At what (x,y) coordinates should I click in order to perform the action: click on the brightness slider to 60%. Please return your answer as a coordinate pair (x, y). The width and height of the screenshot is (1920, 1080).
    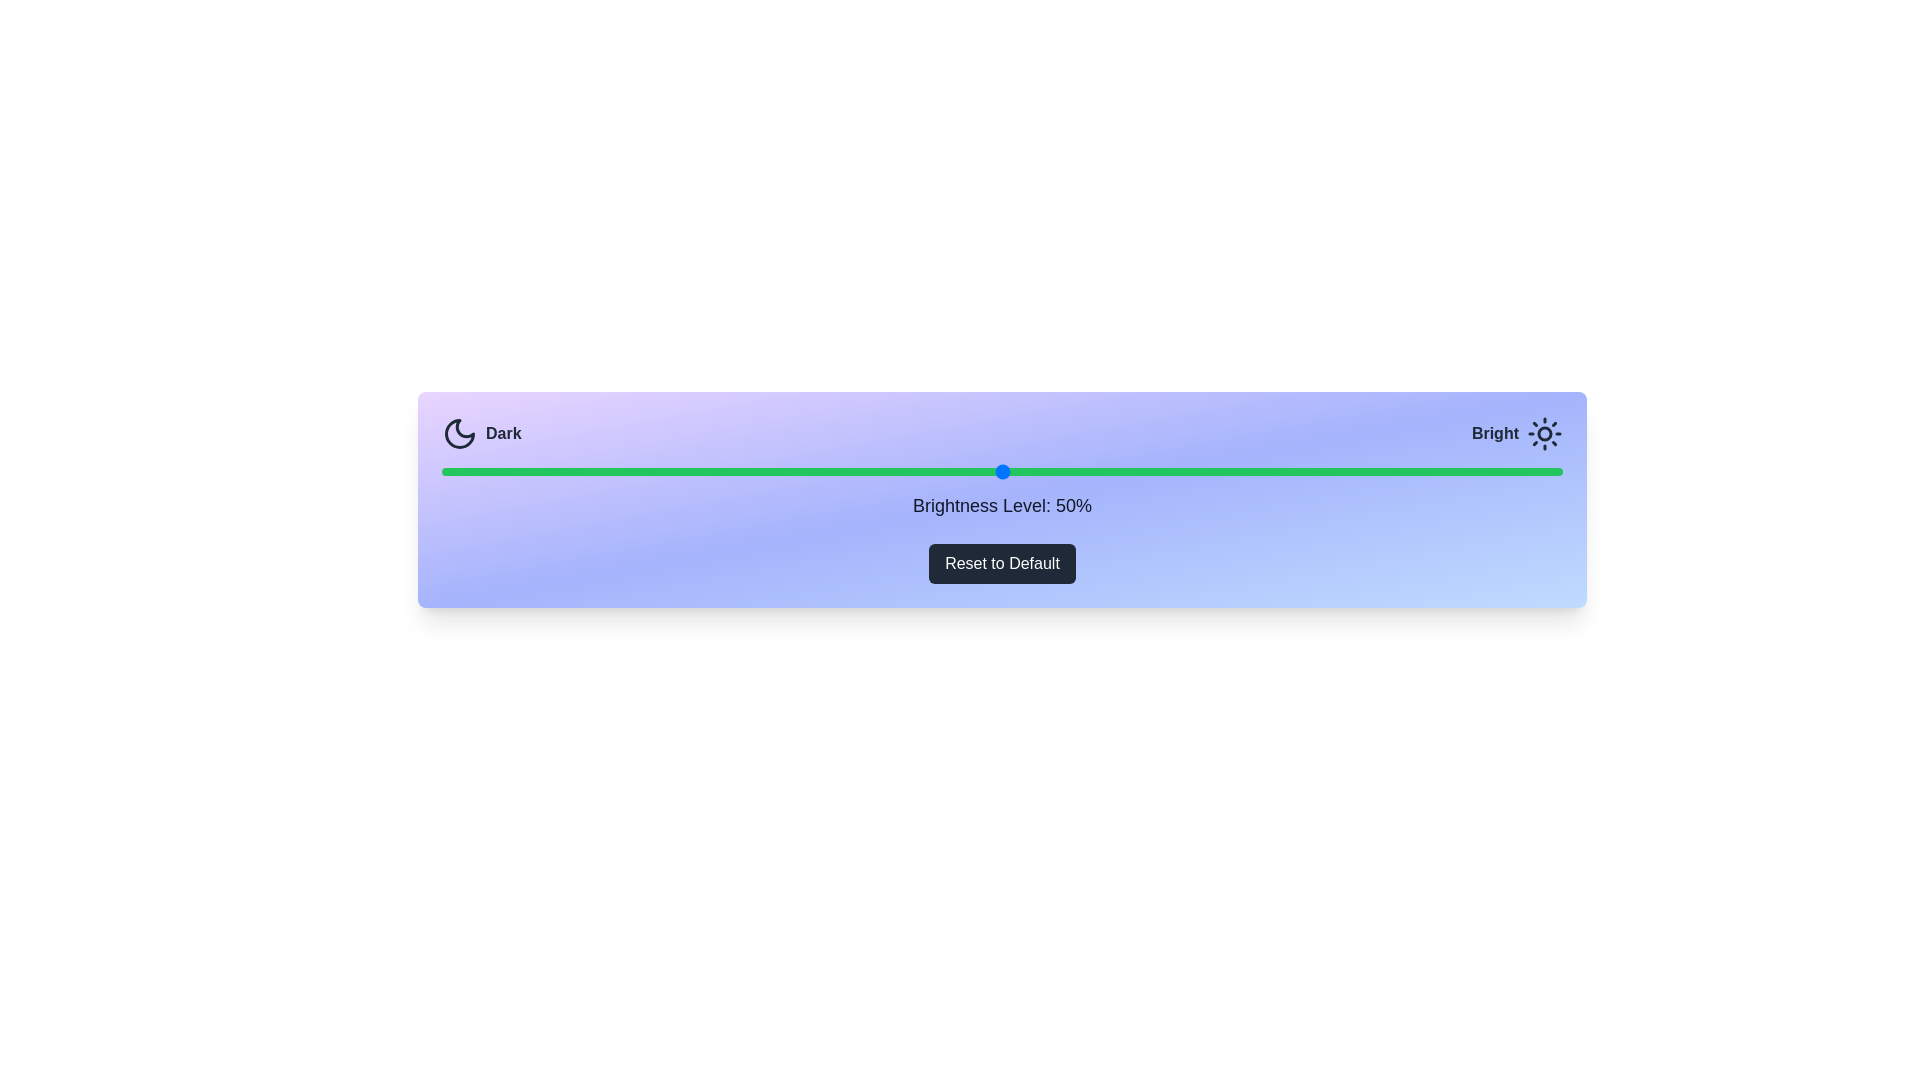
    Looking at the image, I should click on (1113, 471).